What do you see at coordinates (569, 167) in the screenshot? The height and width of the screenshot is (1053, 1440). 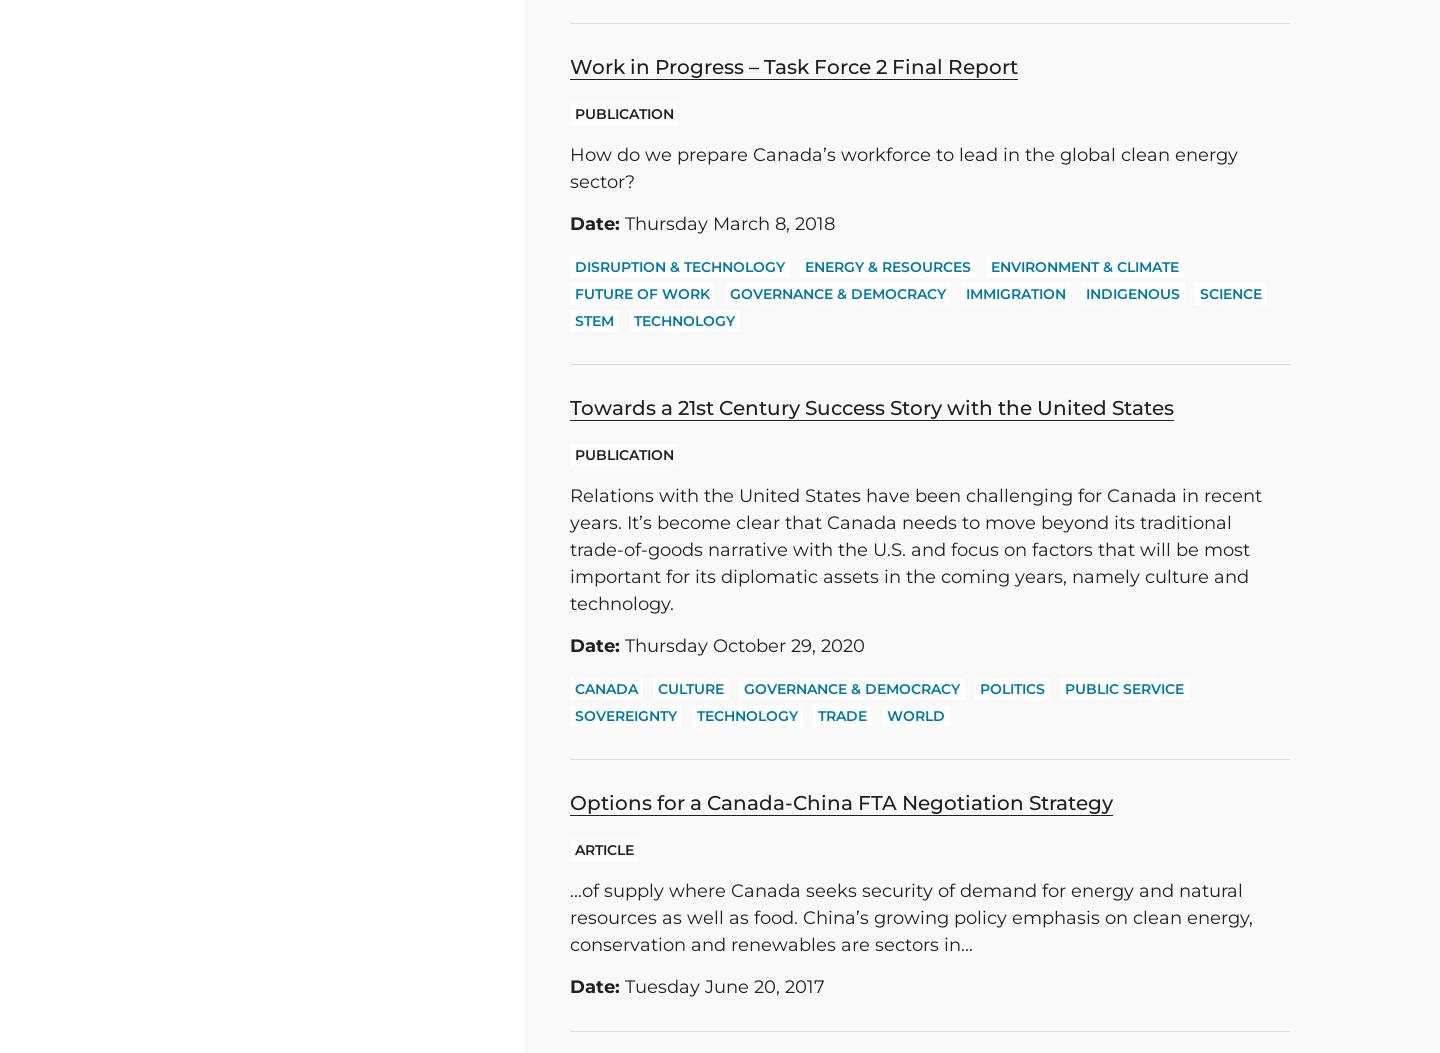 I see `'How do we prepare Canada’s workforce to lead in the global clean energy sector?'` at bounding box center [569, 167].